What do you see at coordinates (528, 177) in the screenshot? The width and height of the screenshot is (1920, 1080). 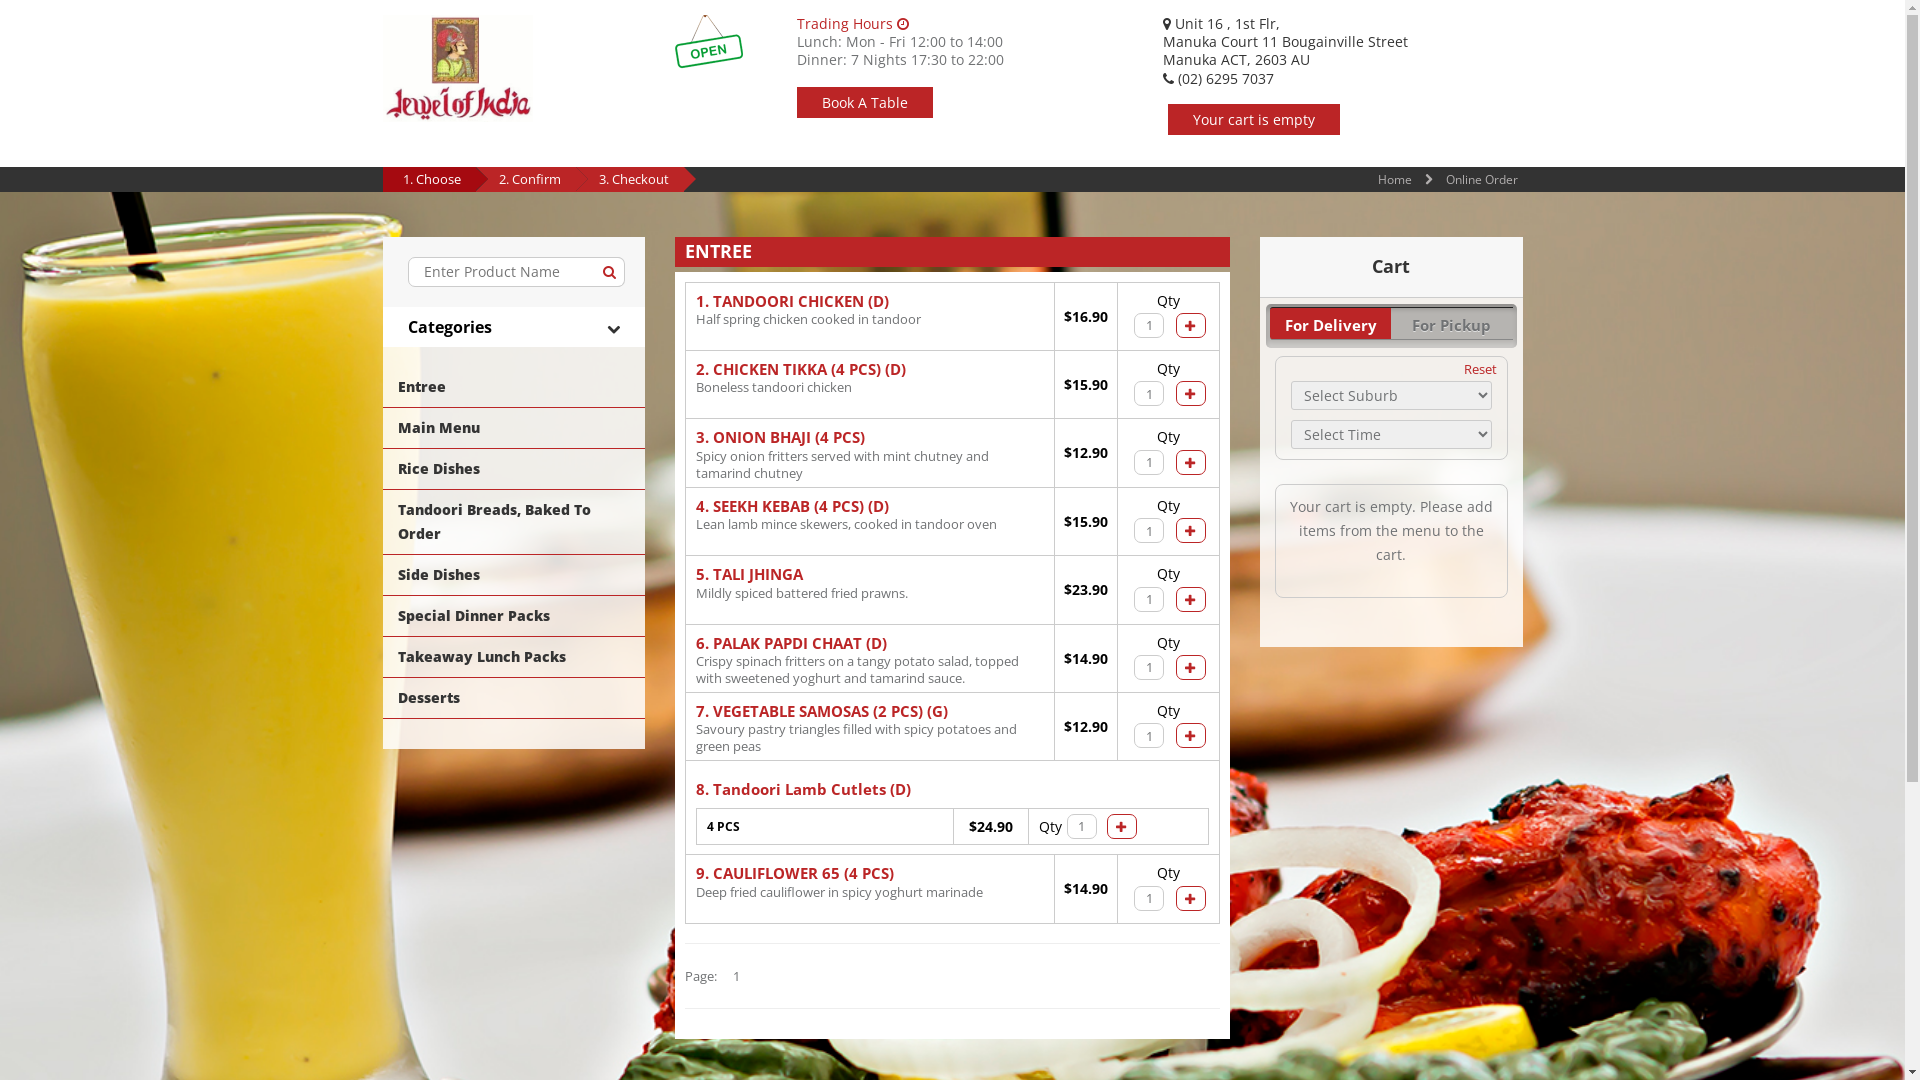 I see `'2. Confirm'` at bounding box center [528, 177].